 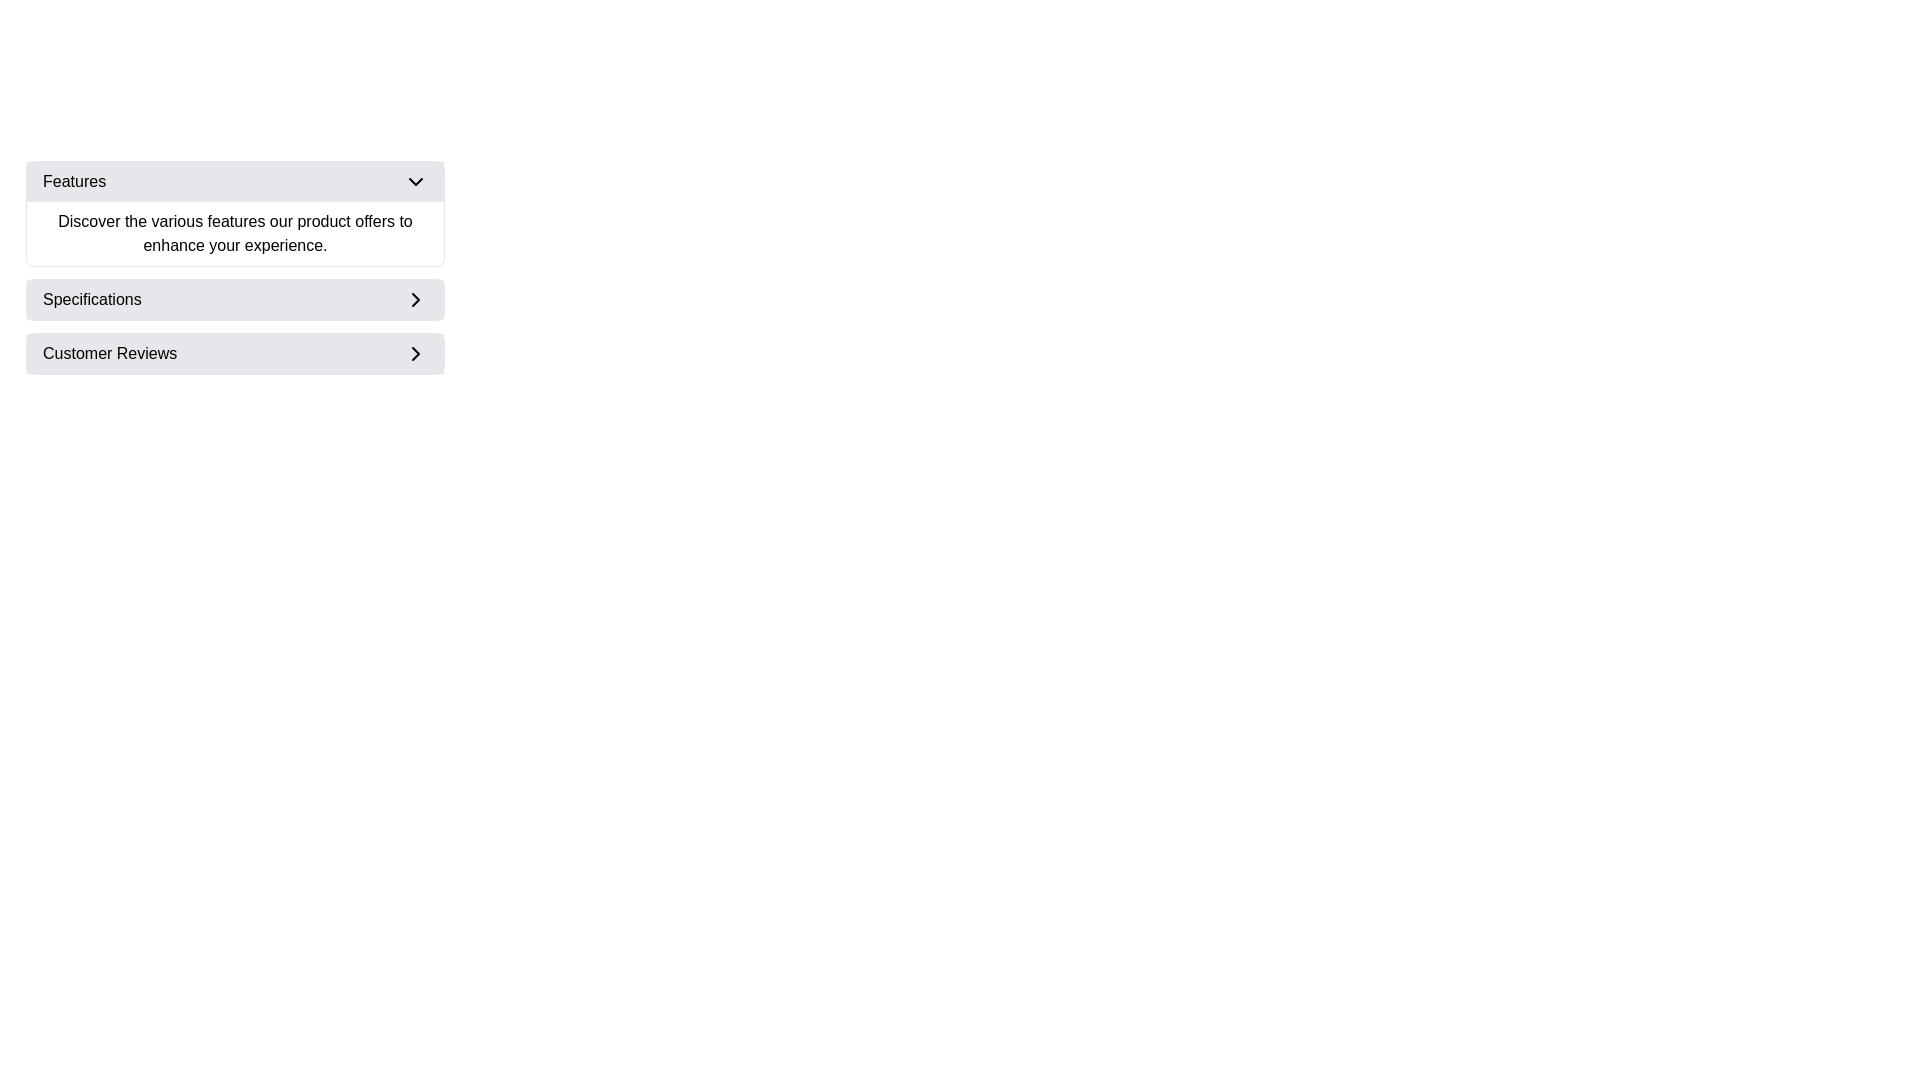 What do you see at coordinates (415, 181) in the screenshot?
I see `the chevron icon located at the far right of the 'Features' button` at bounding box center [415, 181].